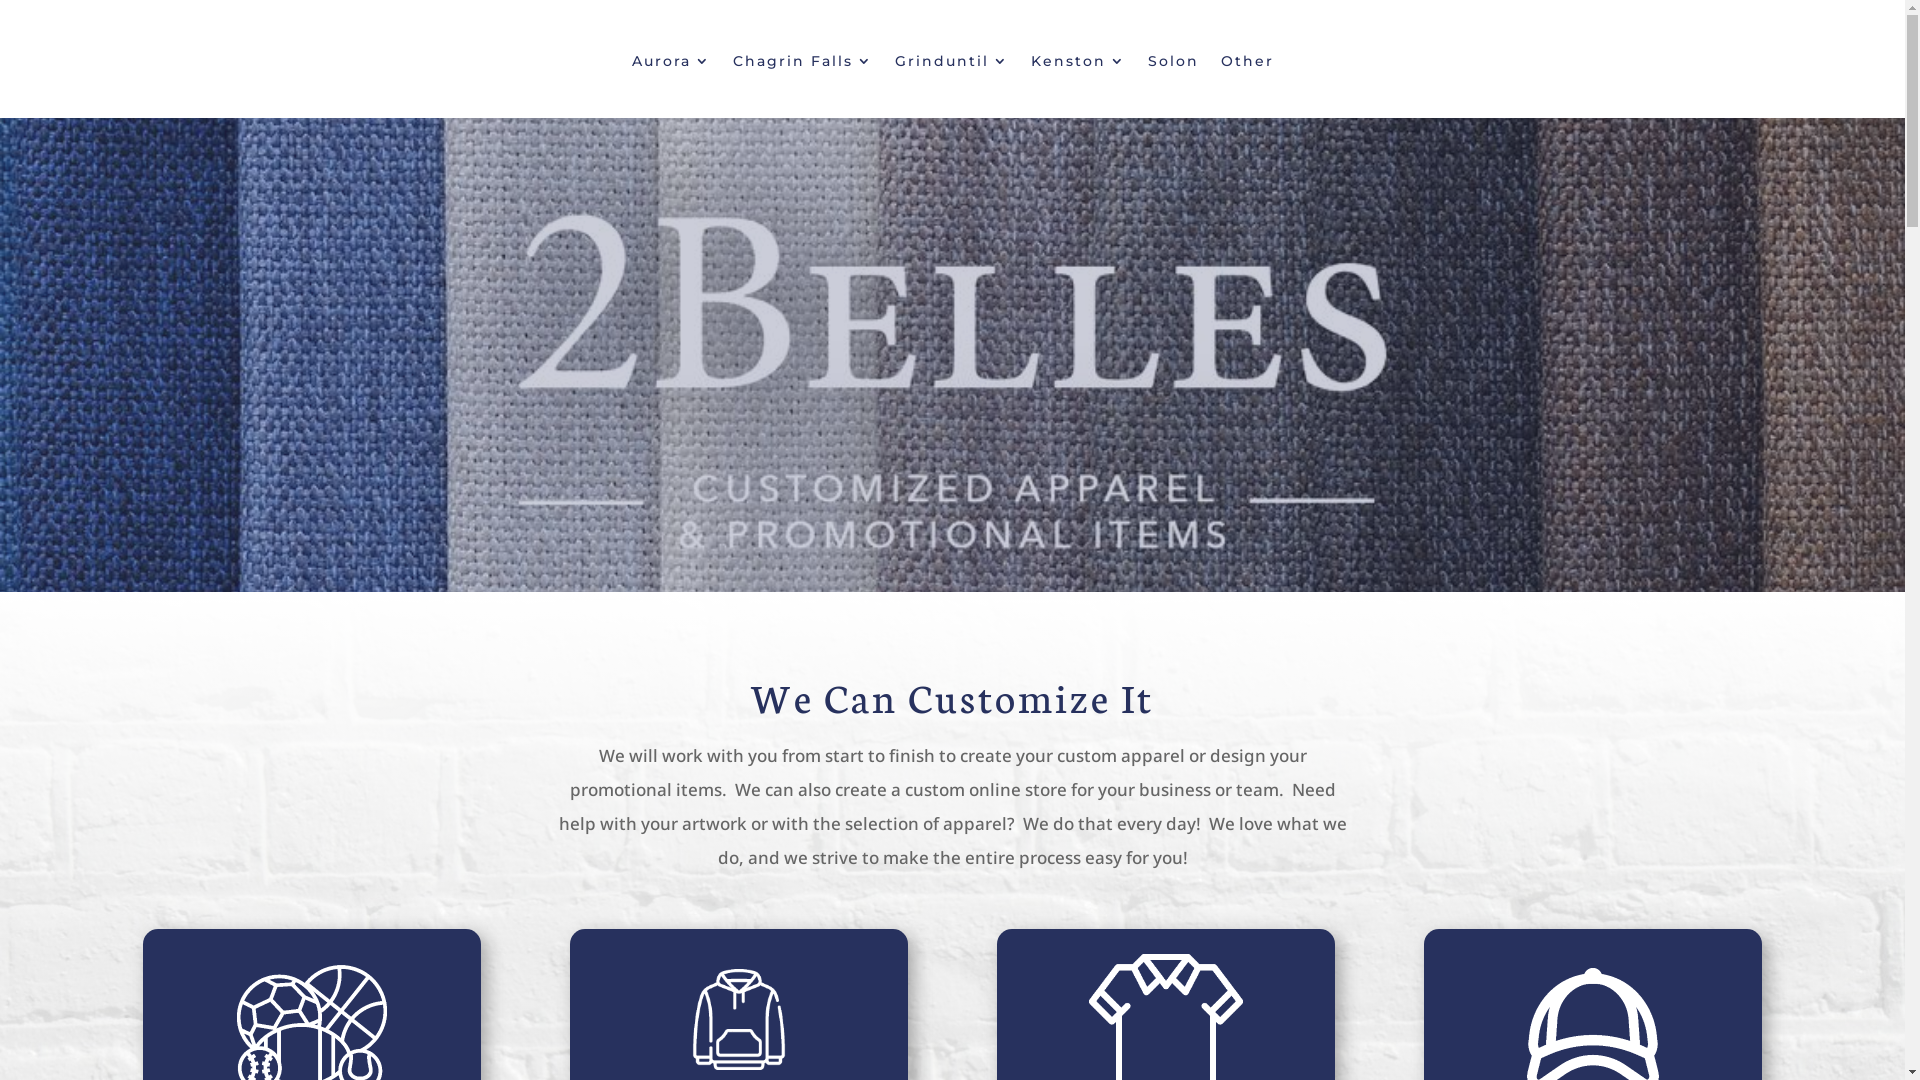  What do you see at coordinates (1076, 64) in the screenshot?
I see `'Kenston'` at bounding box center [1076, 64].